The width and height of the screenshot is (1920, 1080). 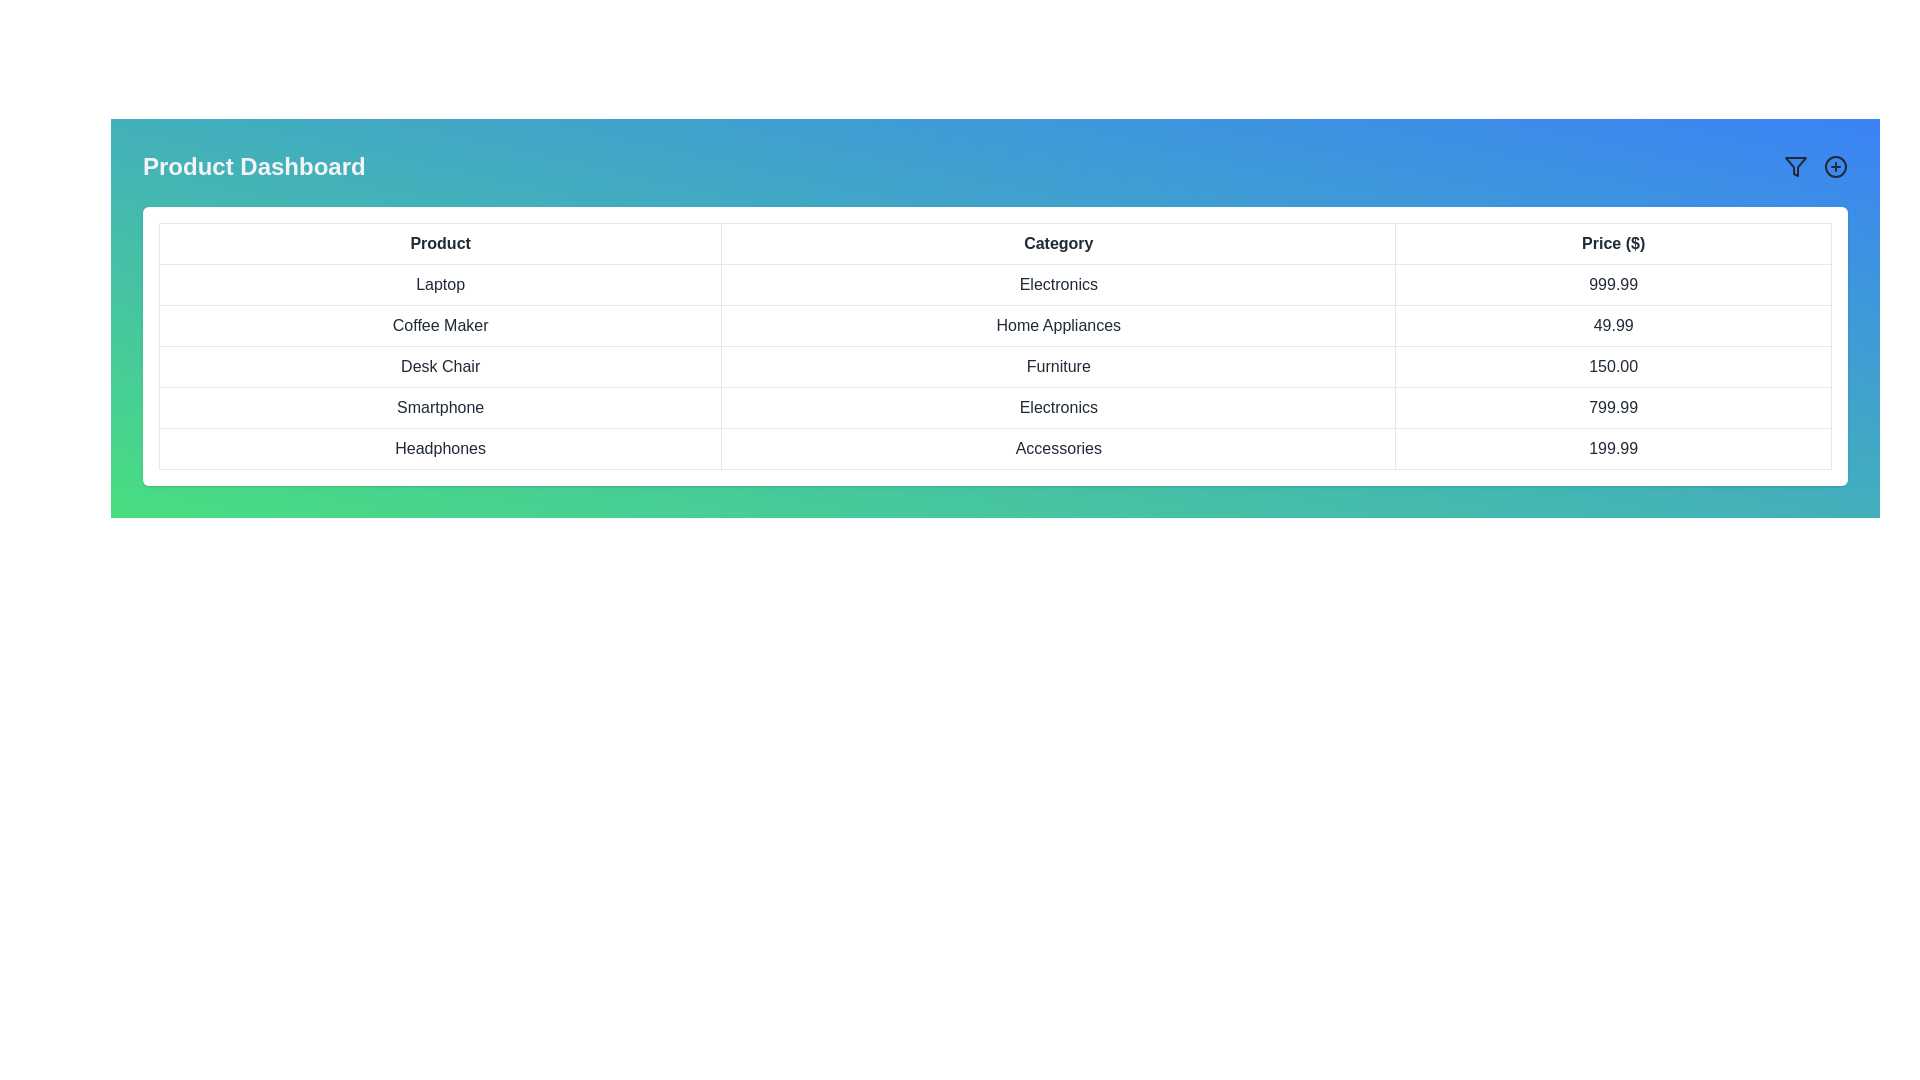 What do you see at coordinates (439, 407) in the screenshot?
I see `the Text label representing the product name in the leftmost column under the 'Product' header of the data table` at bounding box center [439, 407].